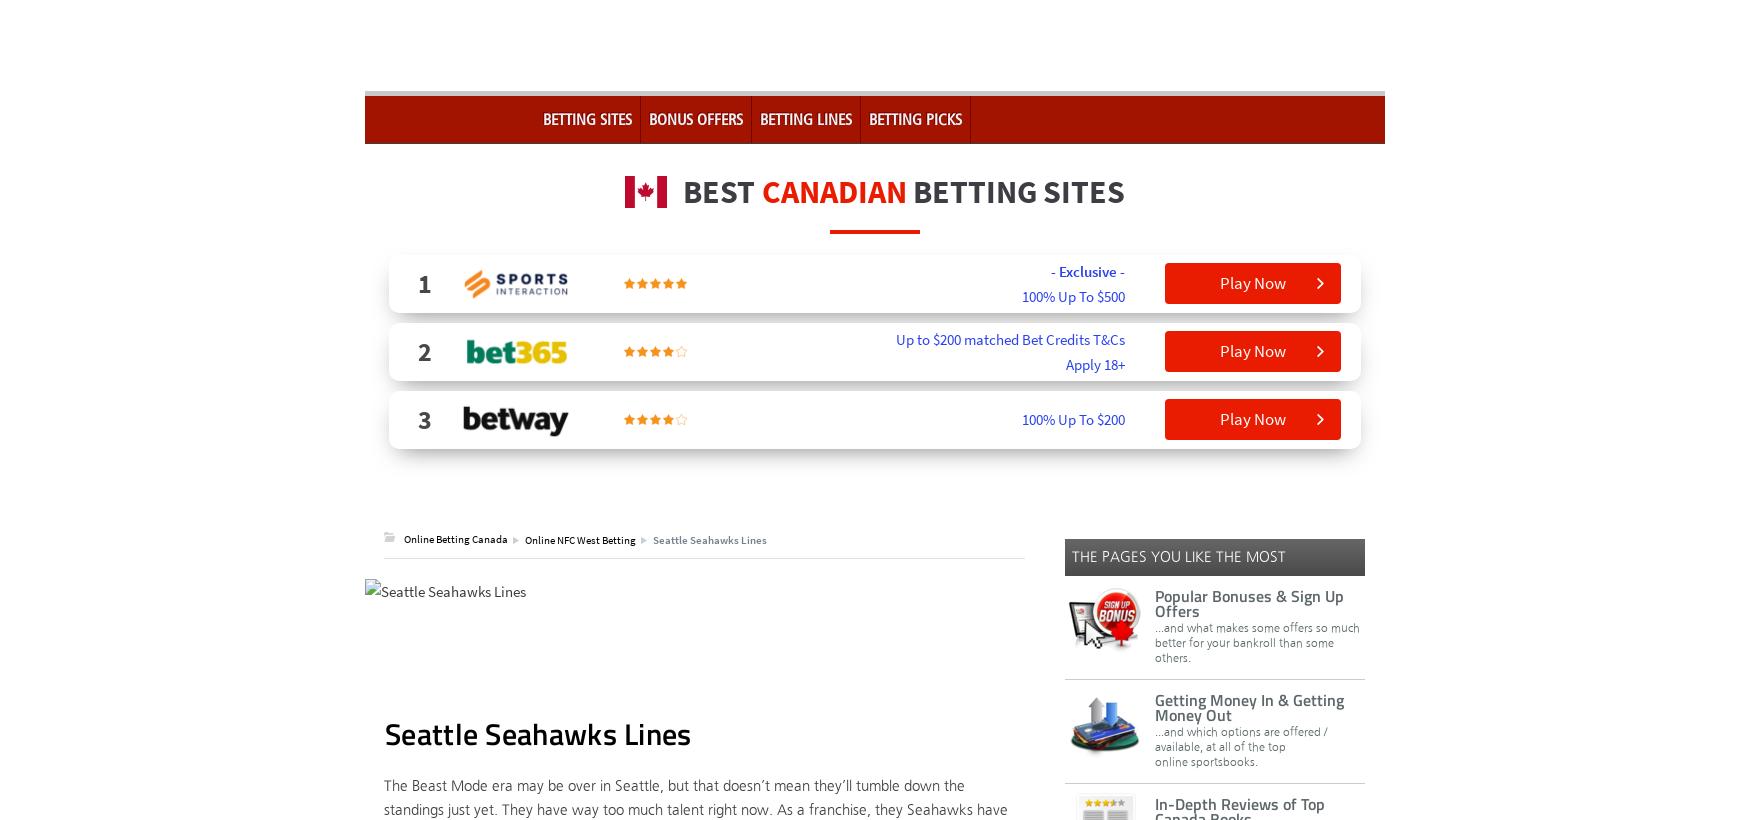 The width and height of the screenshot is (1750, 820). I want to click on 'Up to $200 matched Bet Credits T&Cs Apply 18+', so click(895, 349).